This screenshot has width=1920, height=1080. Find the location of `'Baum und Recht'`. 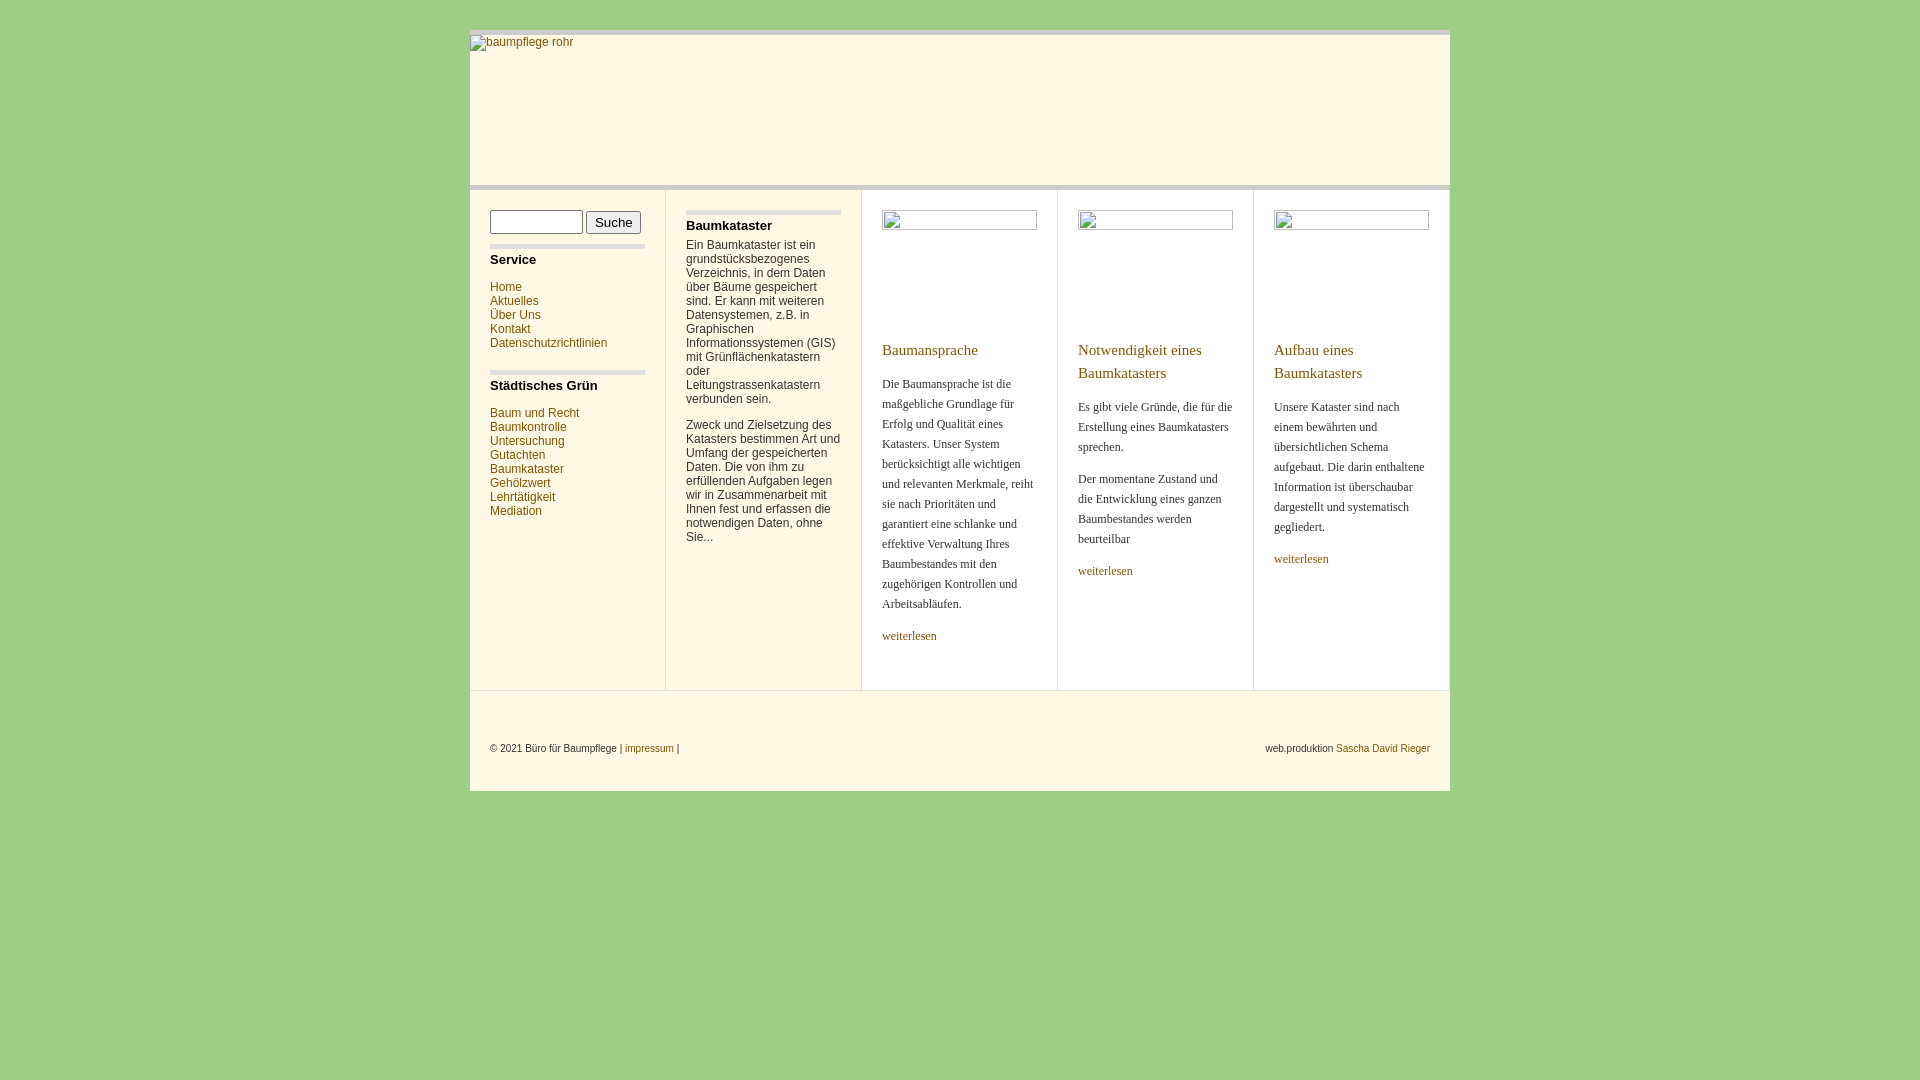

'Baum und Recht' is located at coordinates (534, 411).